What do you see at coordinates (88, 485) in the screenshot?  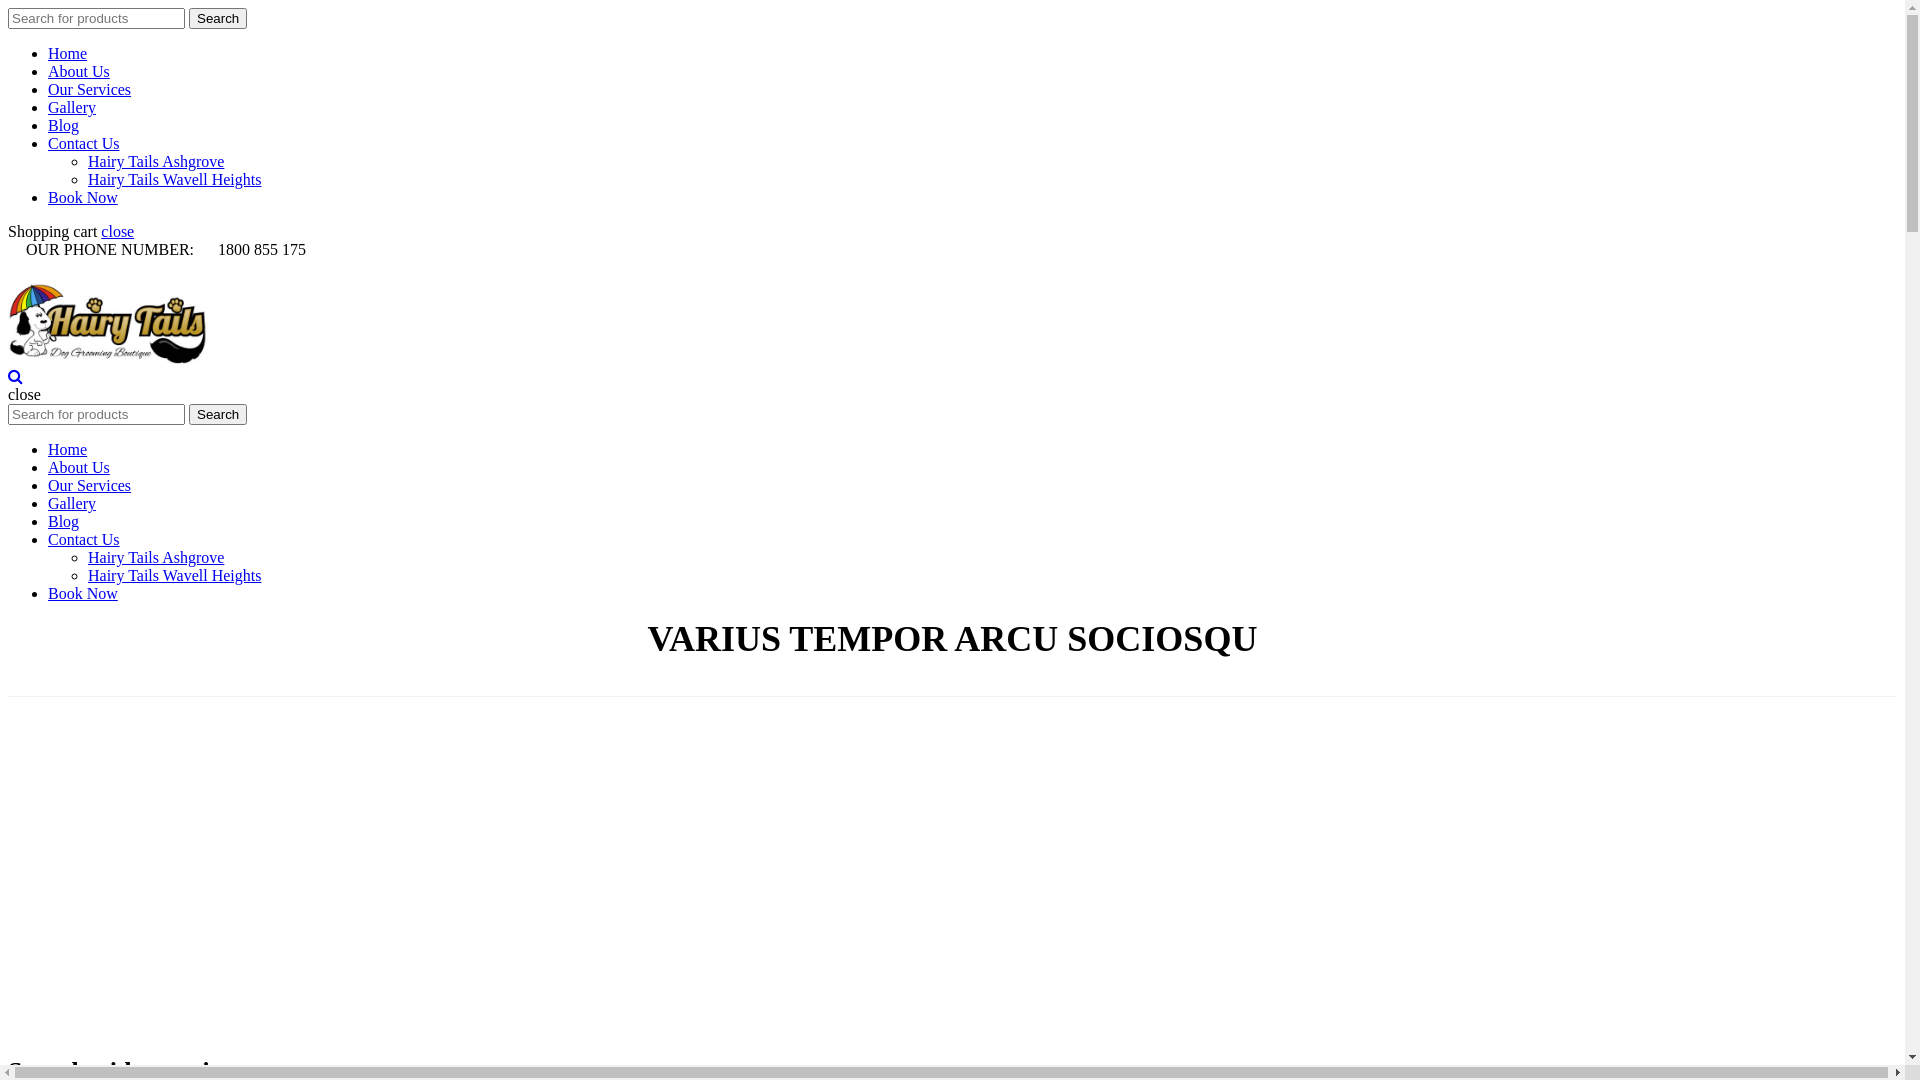 I see `'Our Services'` at bounding box center [88, 485].